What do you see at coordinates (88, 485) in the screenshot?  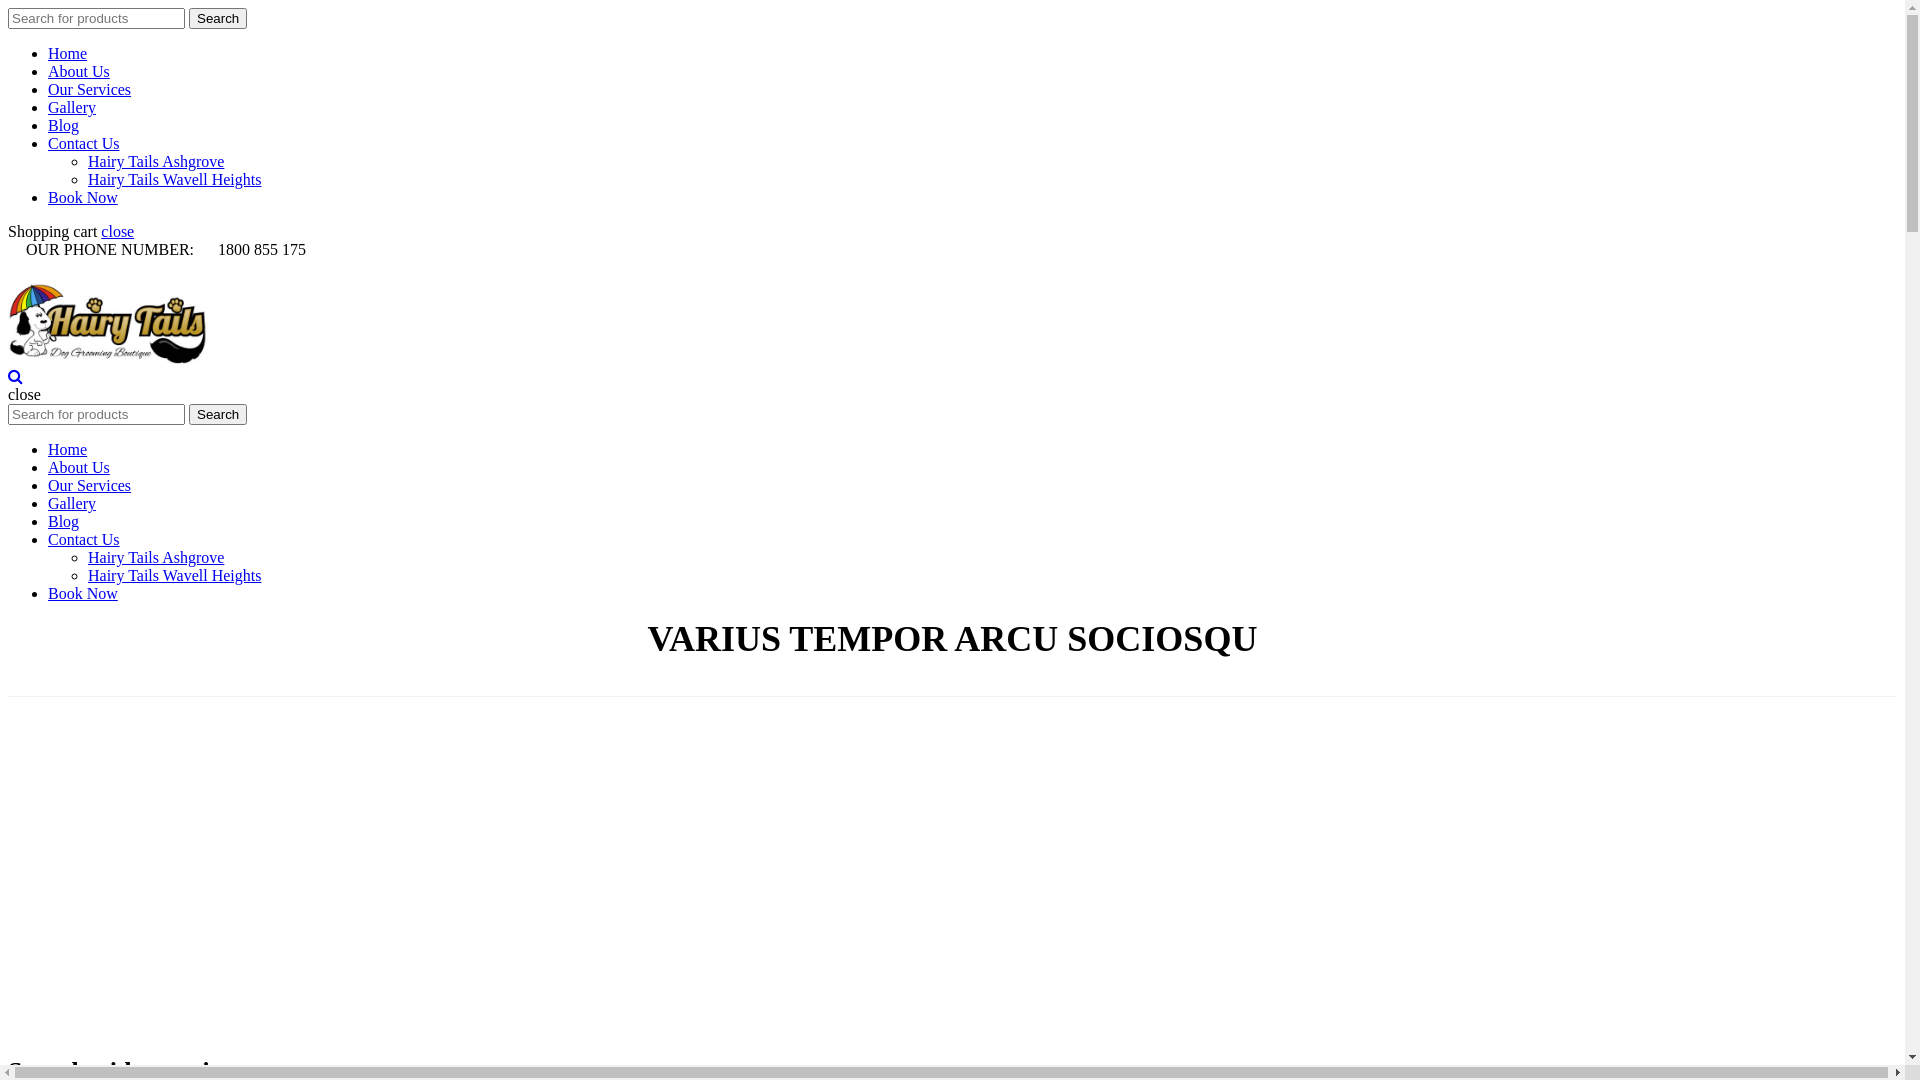 I see `'Our Services'` at bounding box center [88, 485].